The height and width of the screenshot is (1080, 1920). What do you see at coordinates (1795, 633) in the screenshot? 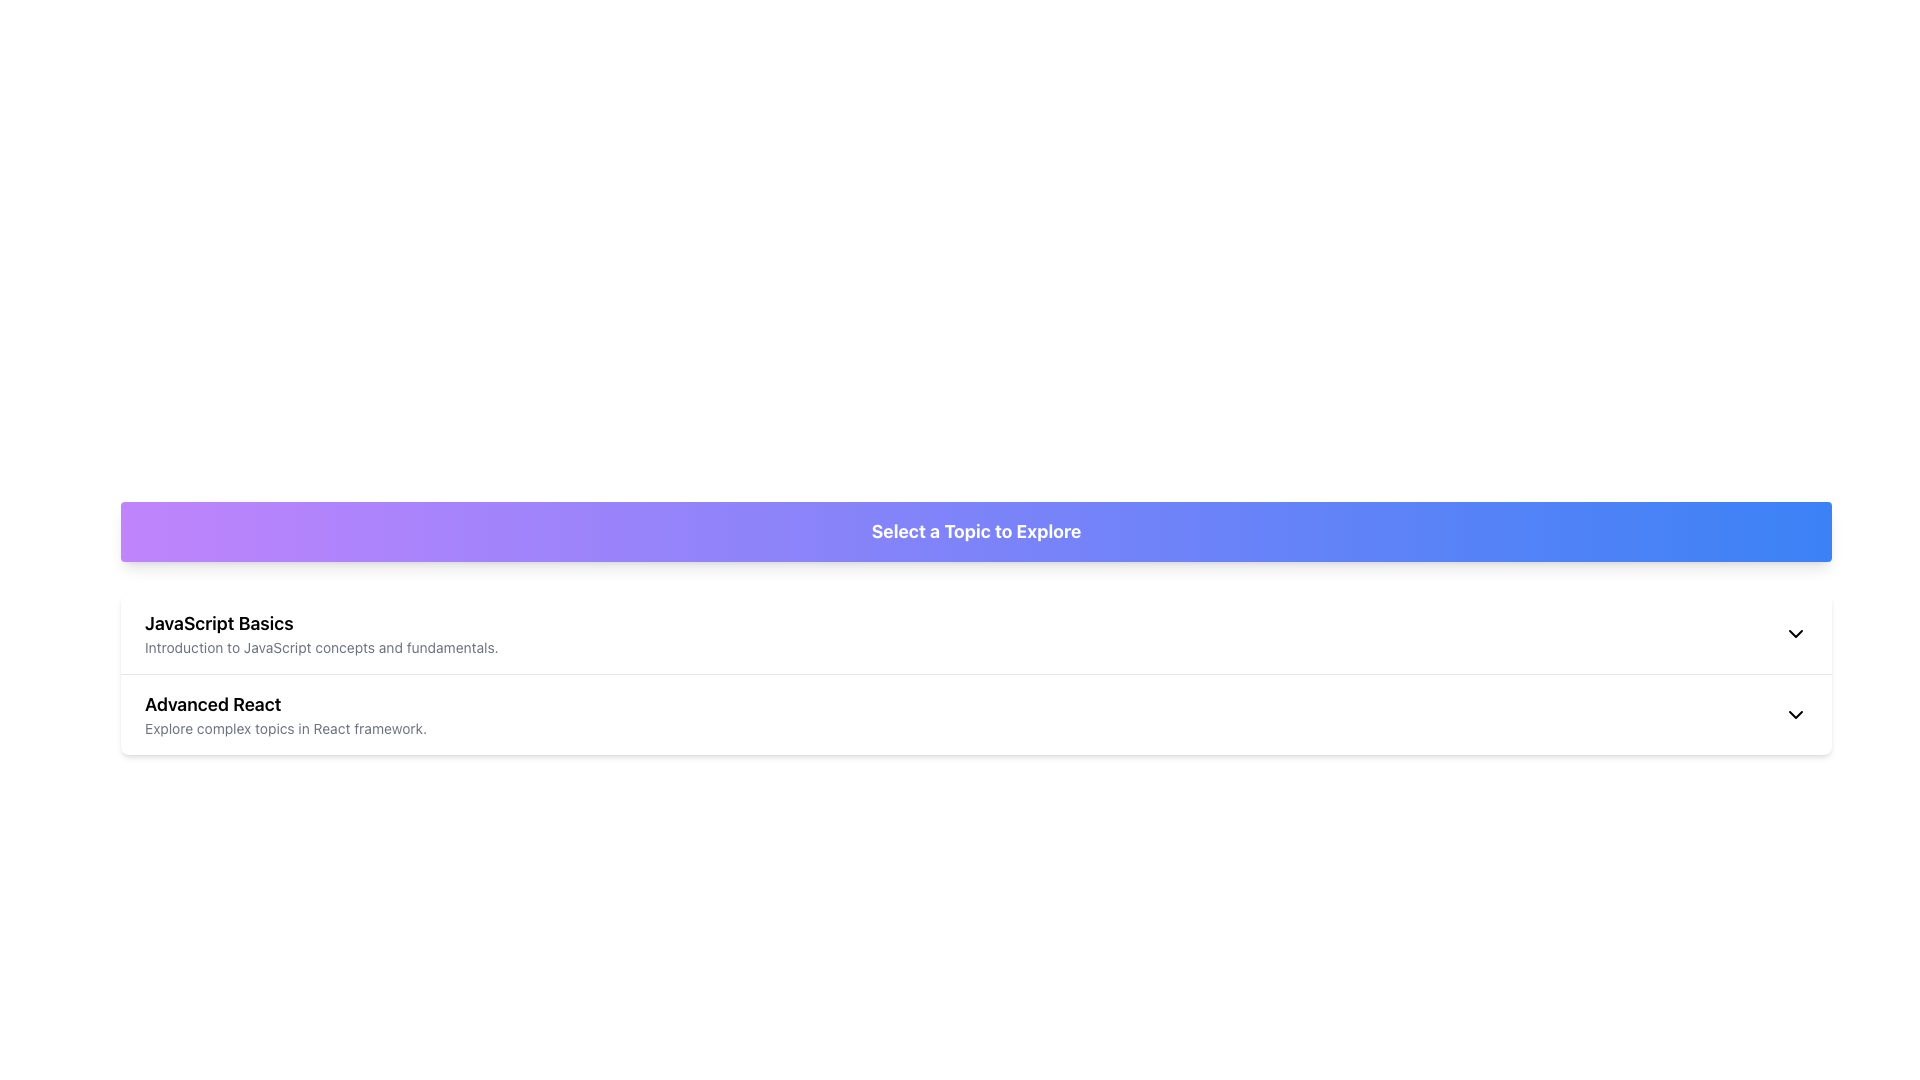
I see `the Chevron icon toggle located at the far right edge of the 'JavaScript Basics' section to provide visual feedback` at bounding box center [1795, 633].